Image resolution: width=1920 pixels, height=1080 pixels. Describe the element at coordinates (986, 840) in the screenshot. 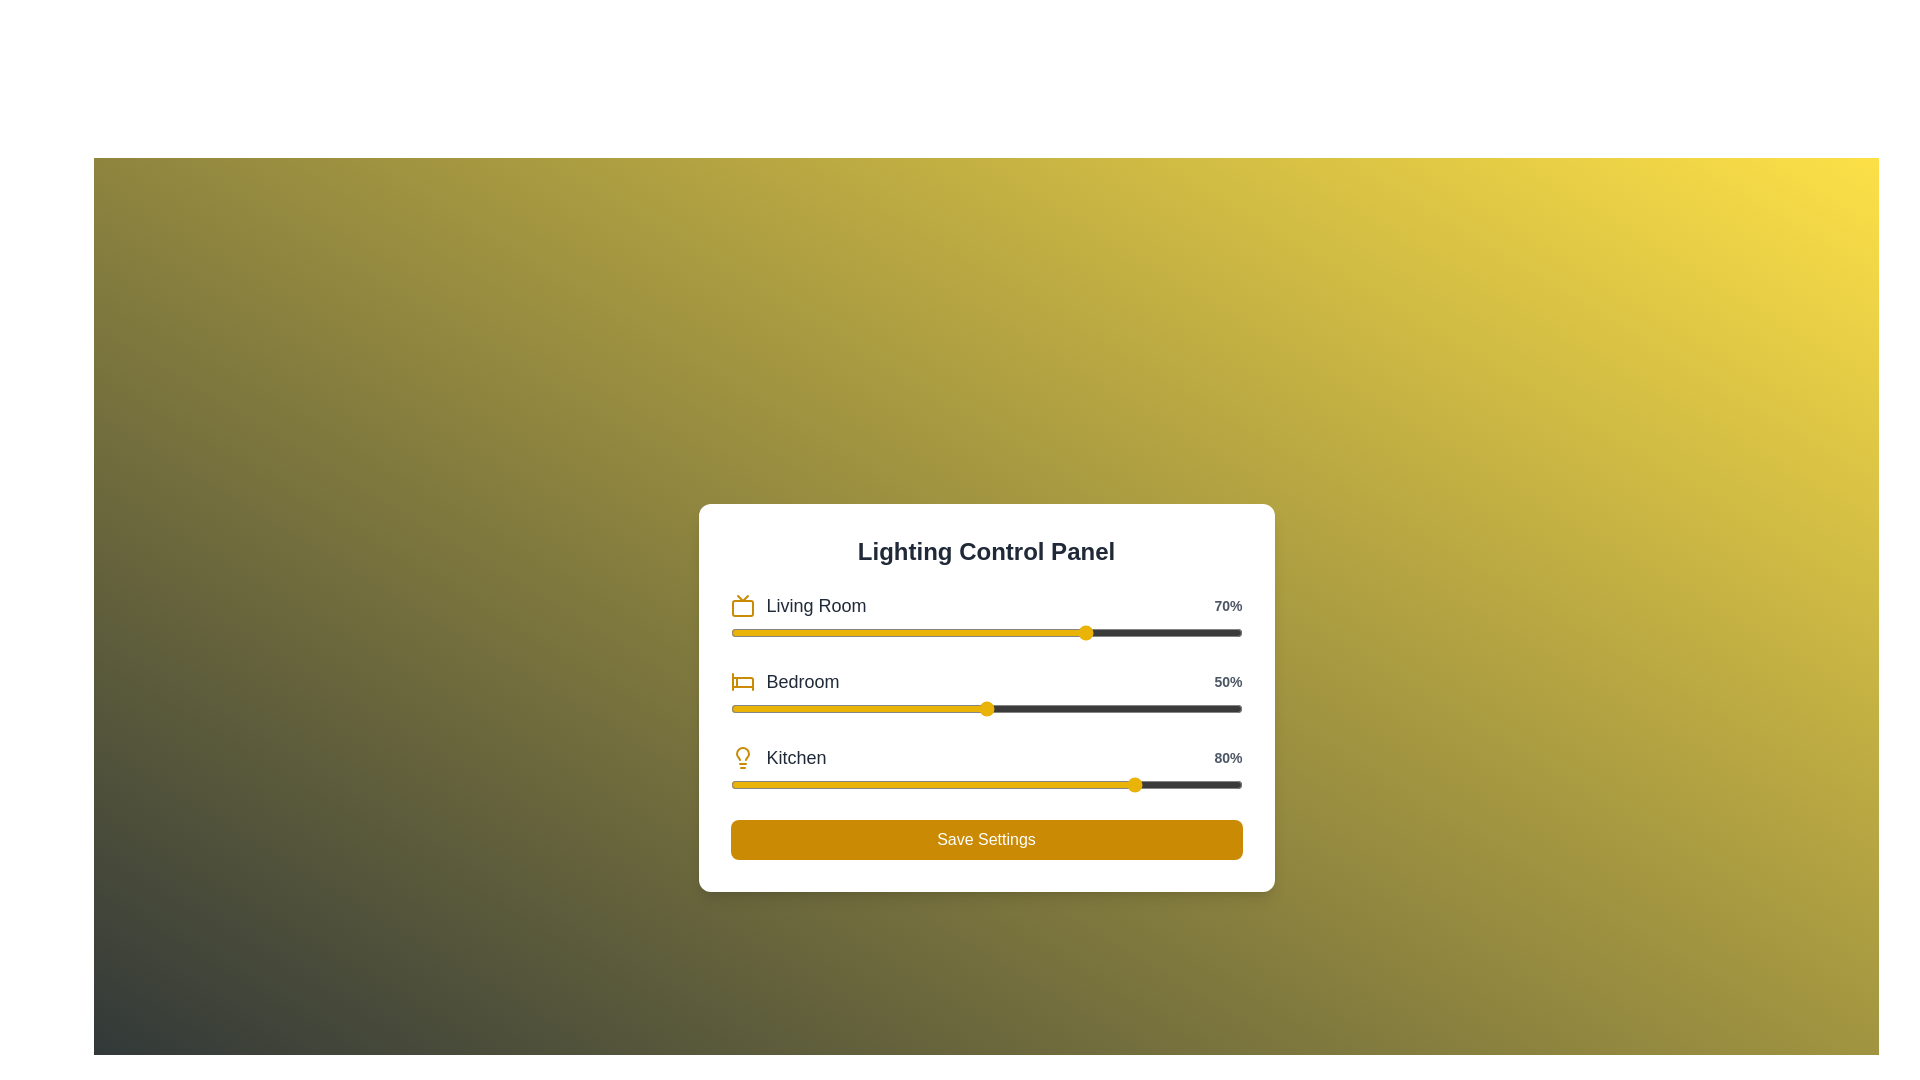

I see `the 'Save Settings' button` at that location.